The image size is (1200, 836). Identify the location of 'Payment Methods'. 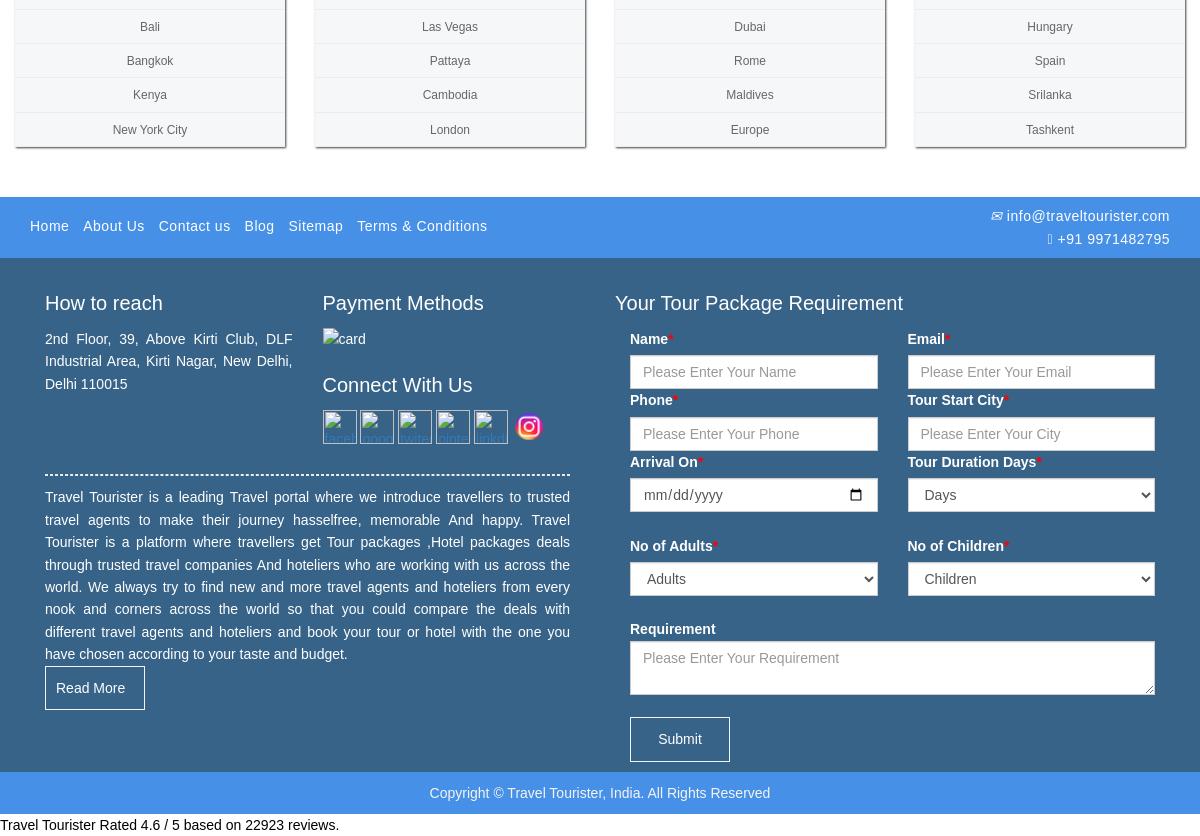
(402, 301).